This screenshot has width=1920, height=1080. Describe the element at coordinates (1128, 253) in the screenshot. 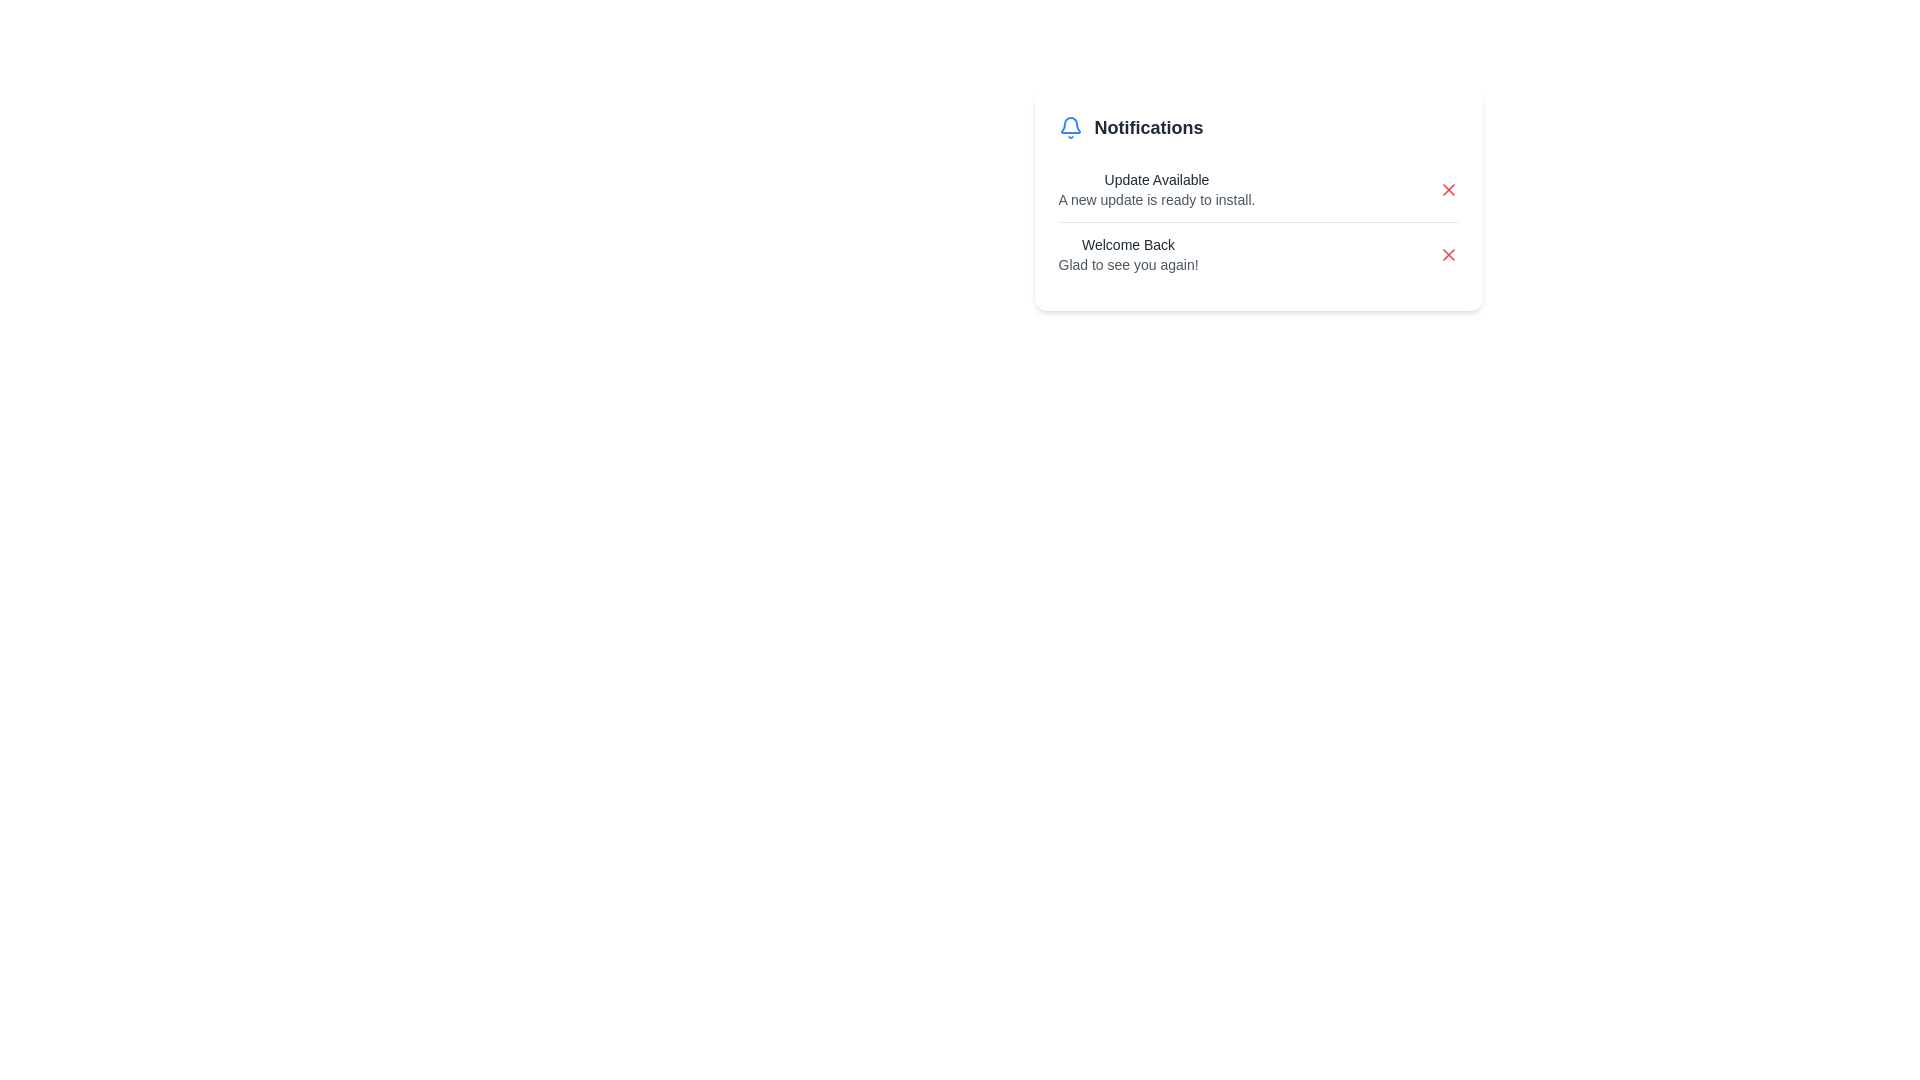

I see `the text element displaying 'Welcome Back' and 'Glad` at that location.